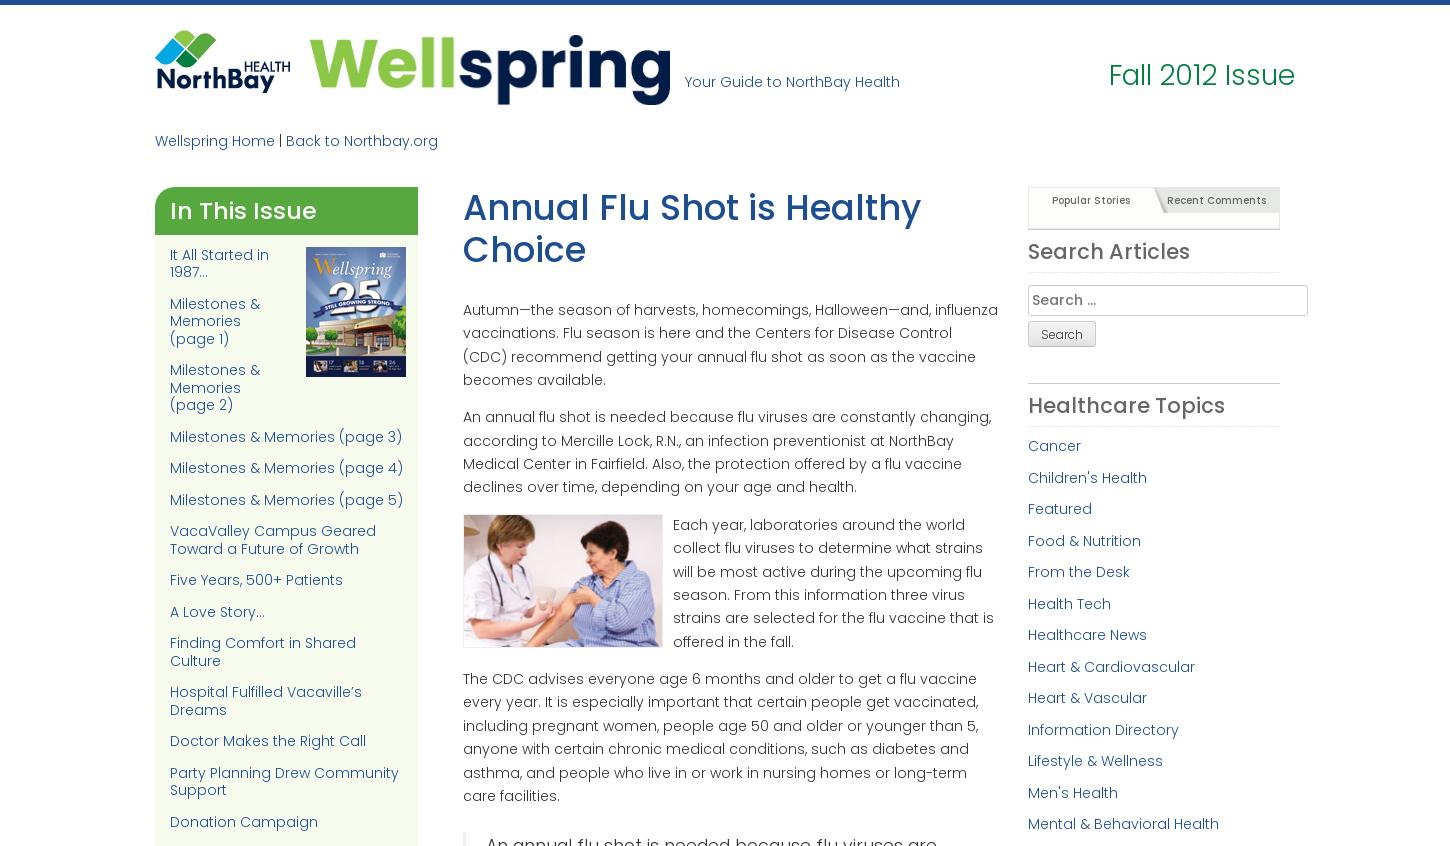 The image size is (1450, 846). Describe the element at coordinates (154, 141) in the screenshot. I see `'Wellspring Home'` at that location.